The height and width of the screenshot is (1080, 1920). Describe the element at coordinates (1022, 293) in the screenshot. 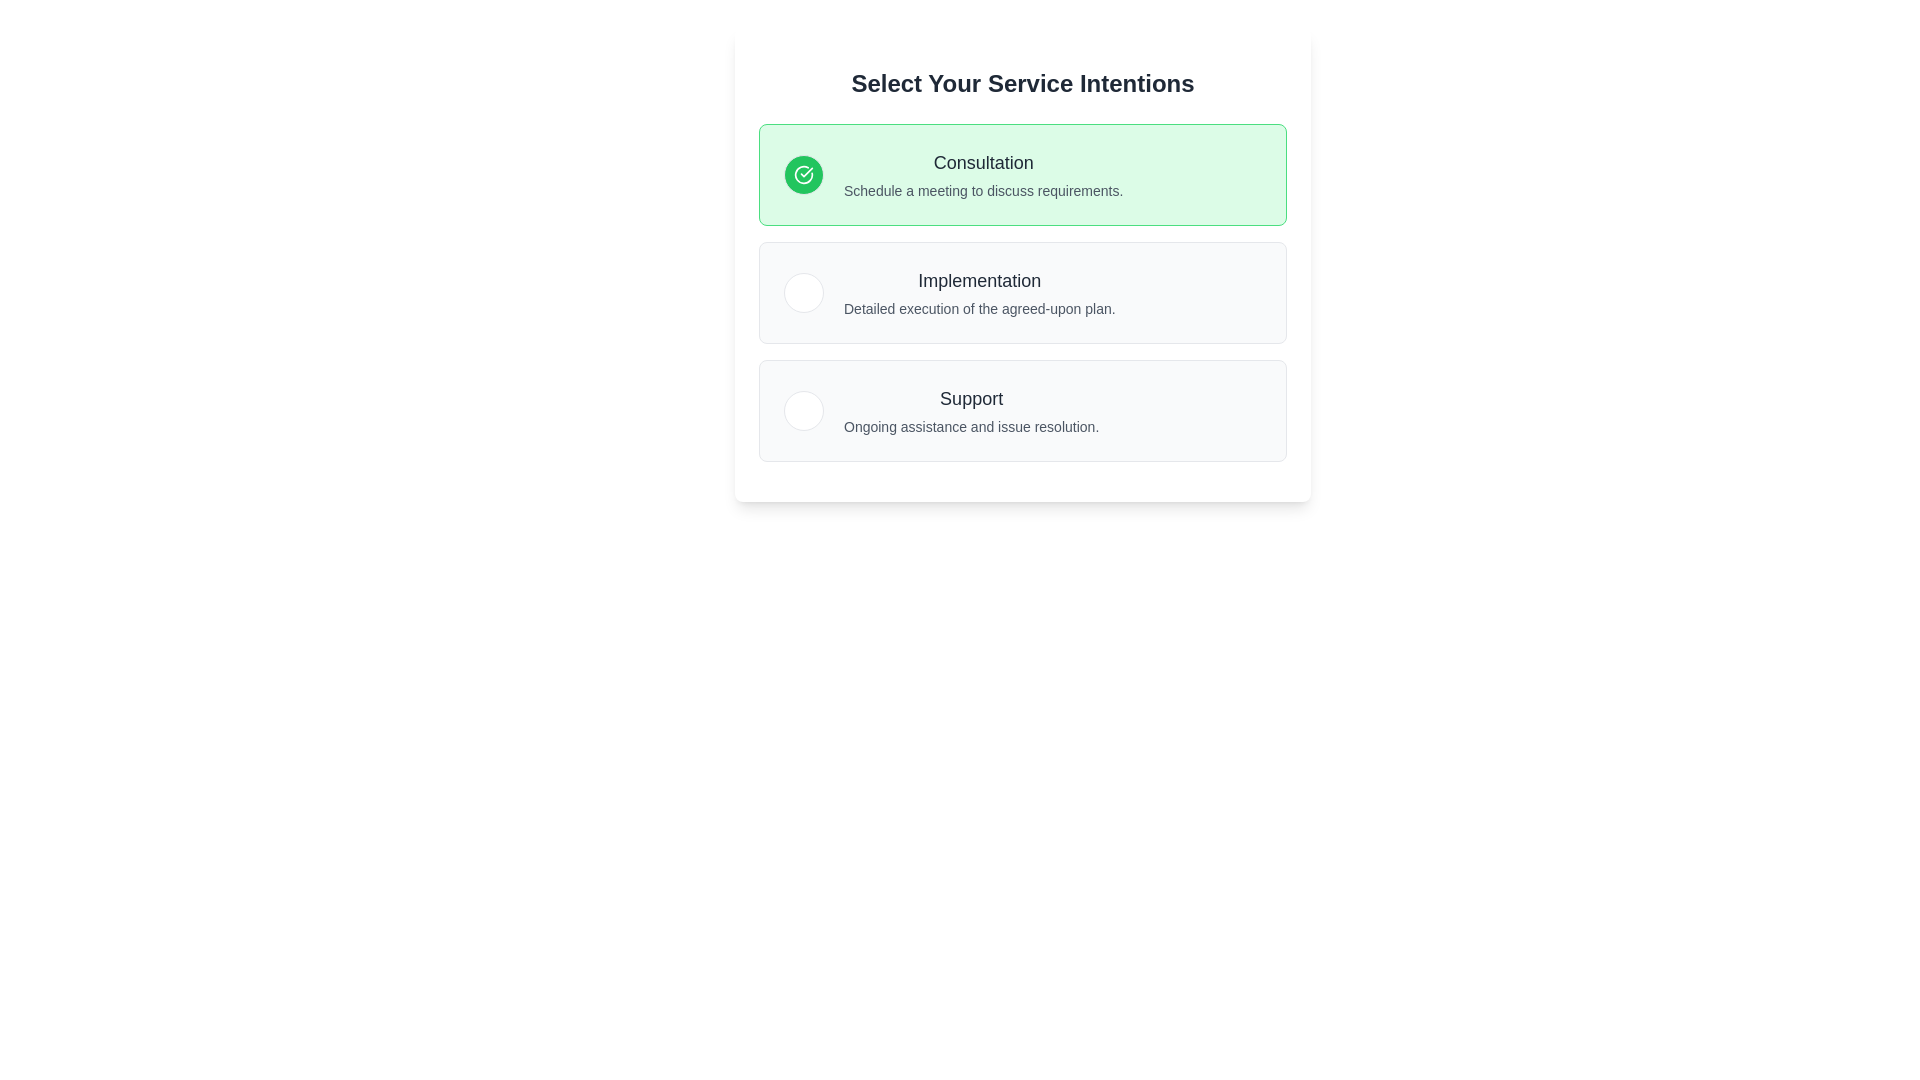

I see `the 'Implementation' section, which is the second of three sections titled 'Select Your Service Intentions'` at that location.